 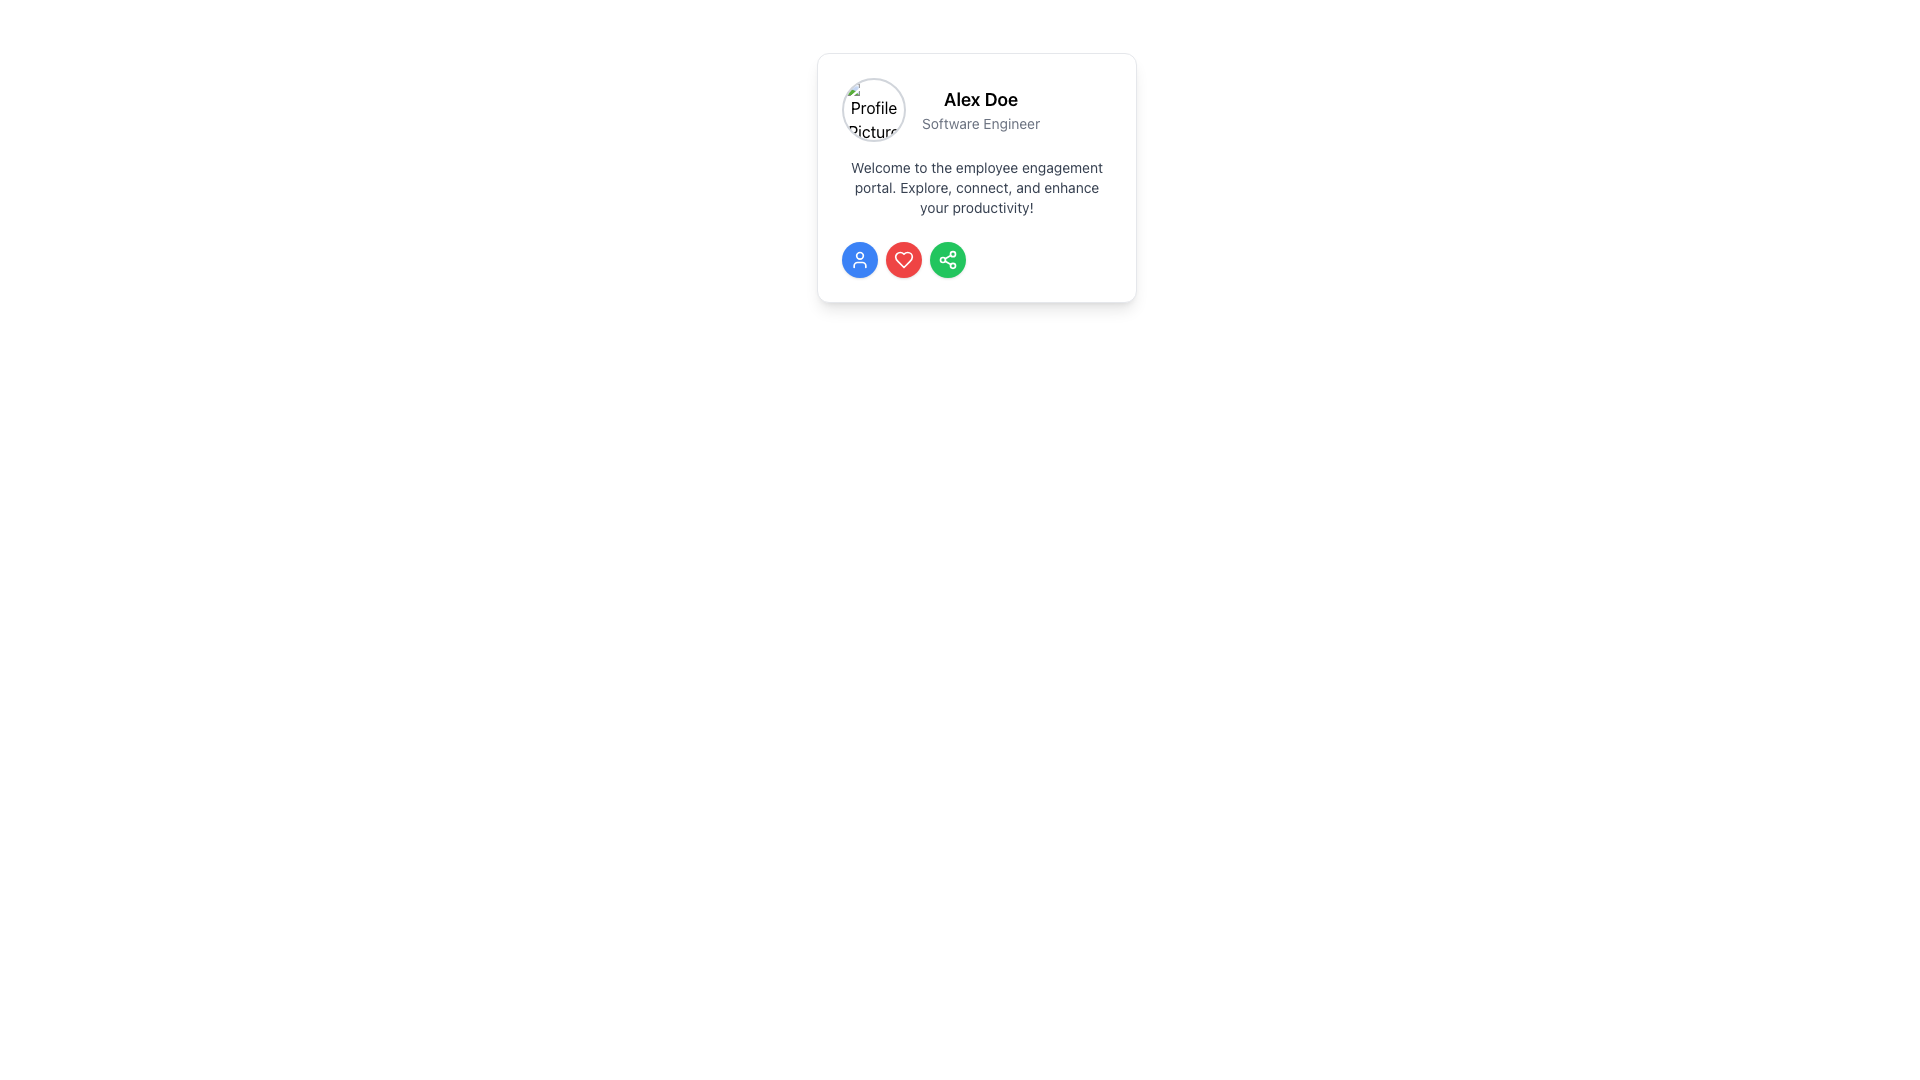 I want to click on the user profile button, which is the leftmost circular button in a row of three buttons located at the bottom center of the card interface, so click(x=859, y=258).